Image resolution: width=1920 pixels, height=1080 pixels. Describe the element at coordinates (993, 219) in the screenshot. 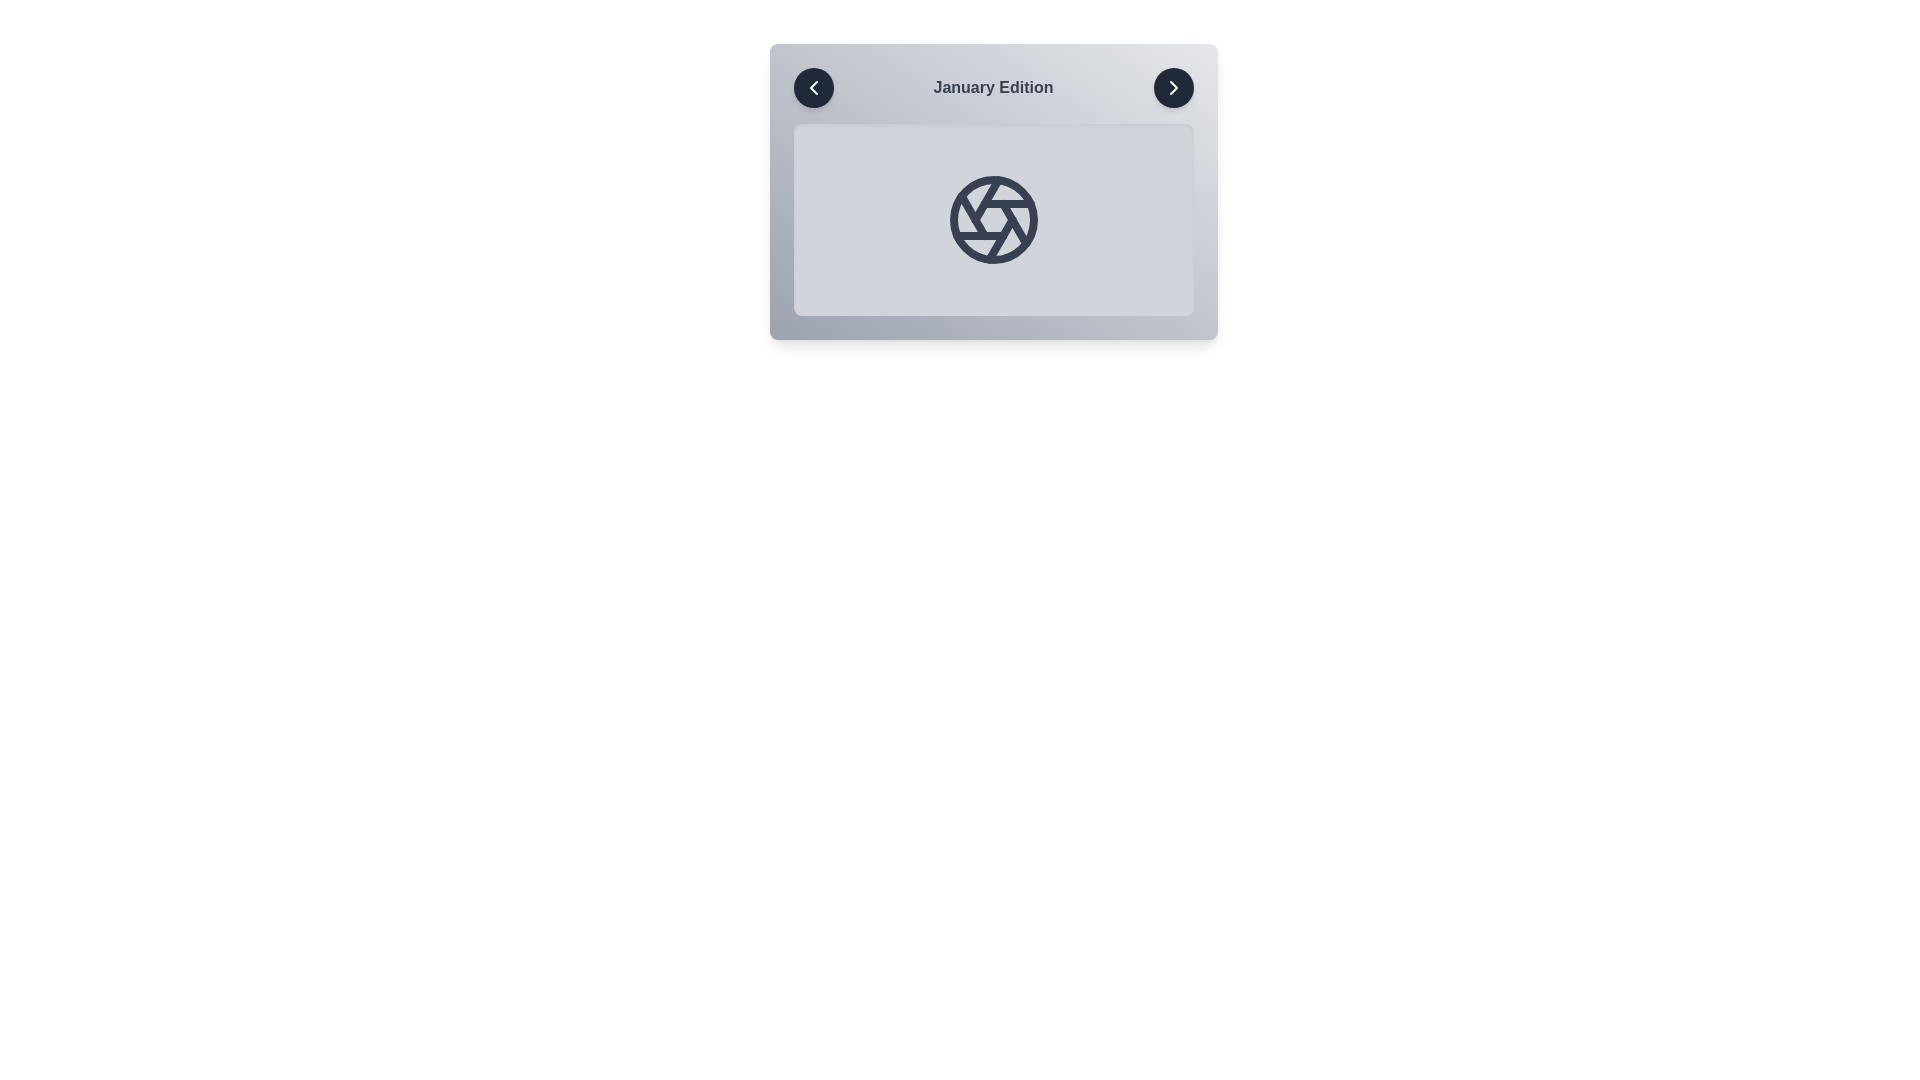

I see `the image placeholder to interact with it` at that location.